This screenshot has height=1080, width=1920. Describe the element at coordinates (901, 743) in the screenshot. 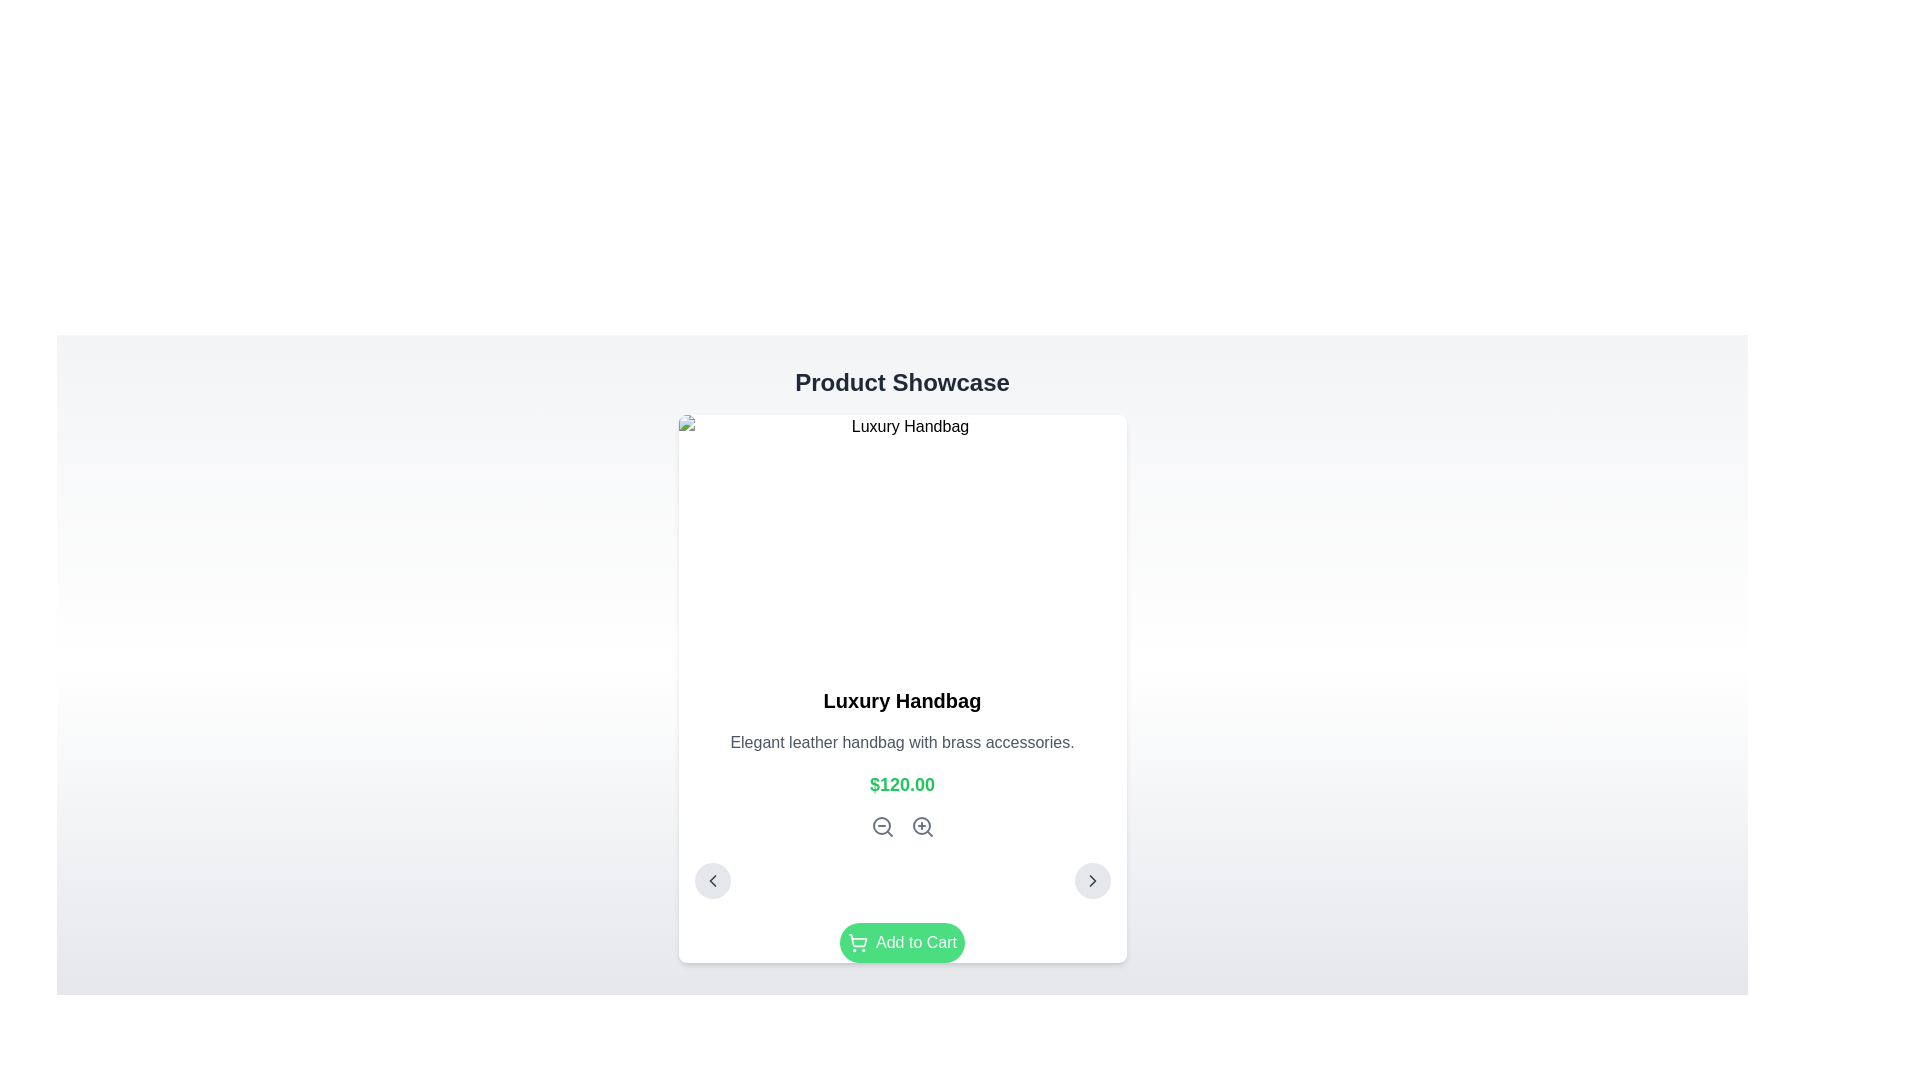

I see `the text block located below the title 'Luxury Handbag' and above the price label '$120.00'` at that location.